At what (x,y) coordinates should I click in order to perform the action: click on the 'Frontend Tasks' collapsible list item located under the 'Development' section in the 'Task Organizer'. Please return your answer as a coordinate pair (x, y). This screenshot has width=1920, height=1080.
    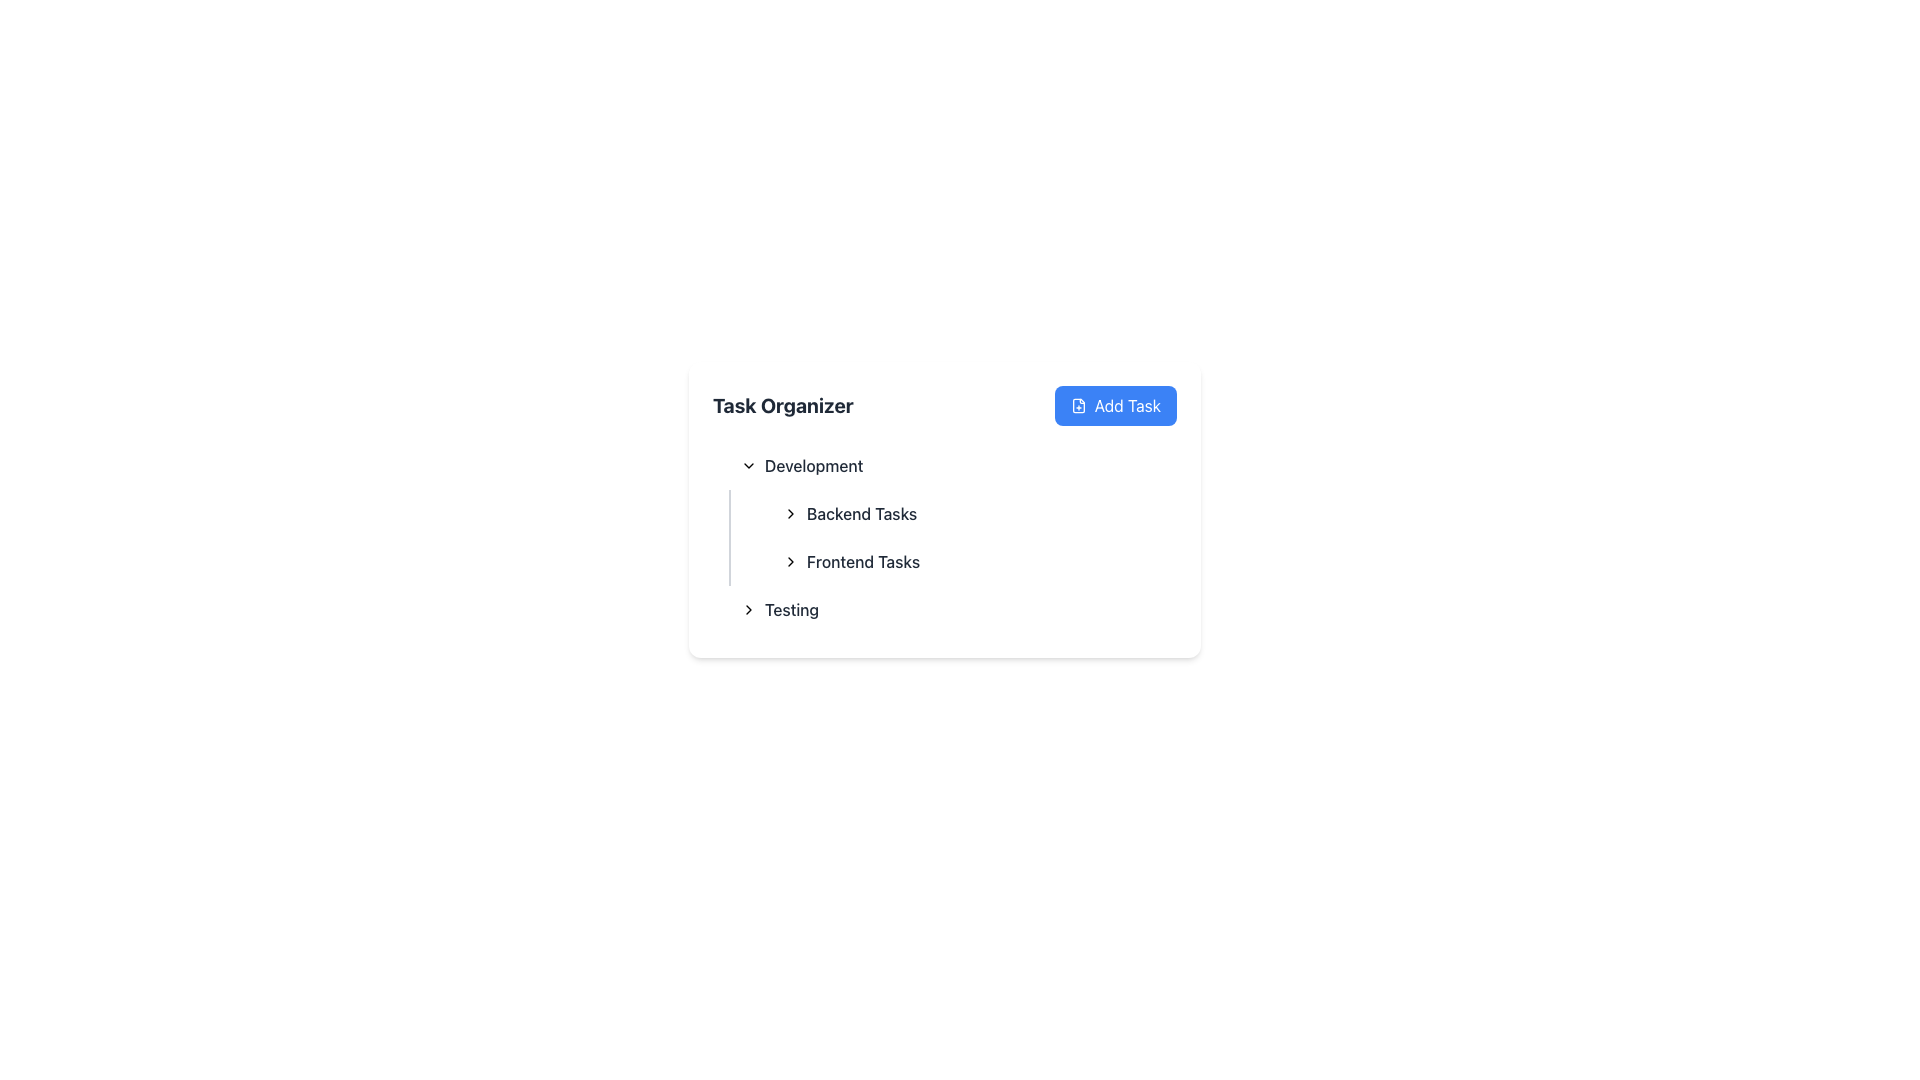
    Looking at the image, I should click on (965, 562).